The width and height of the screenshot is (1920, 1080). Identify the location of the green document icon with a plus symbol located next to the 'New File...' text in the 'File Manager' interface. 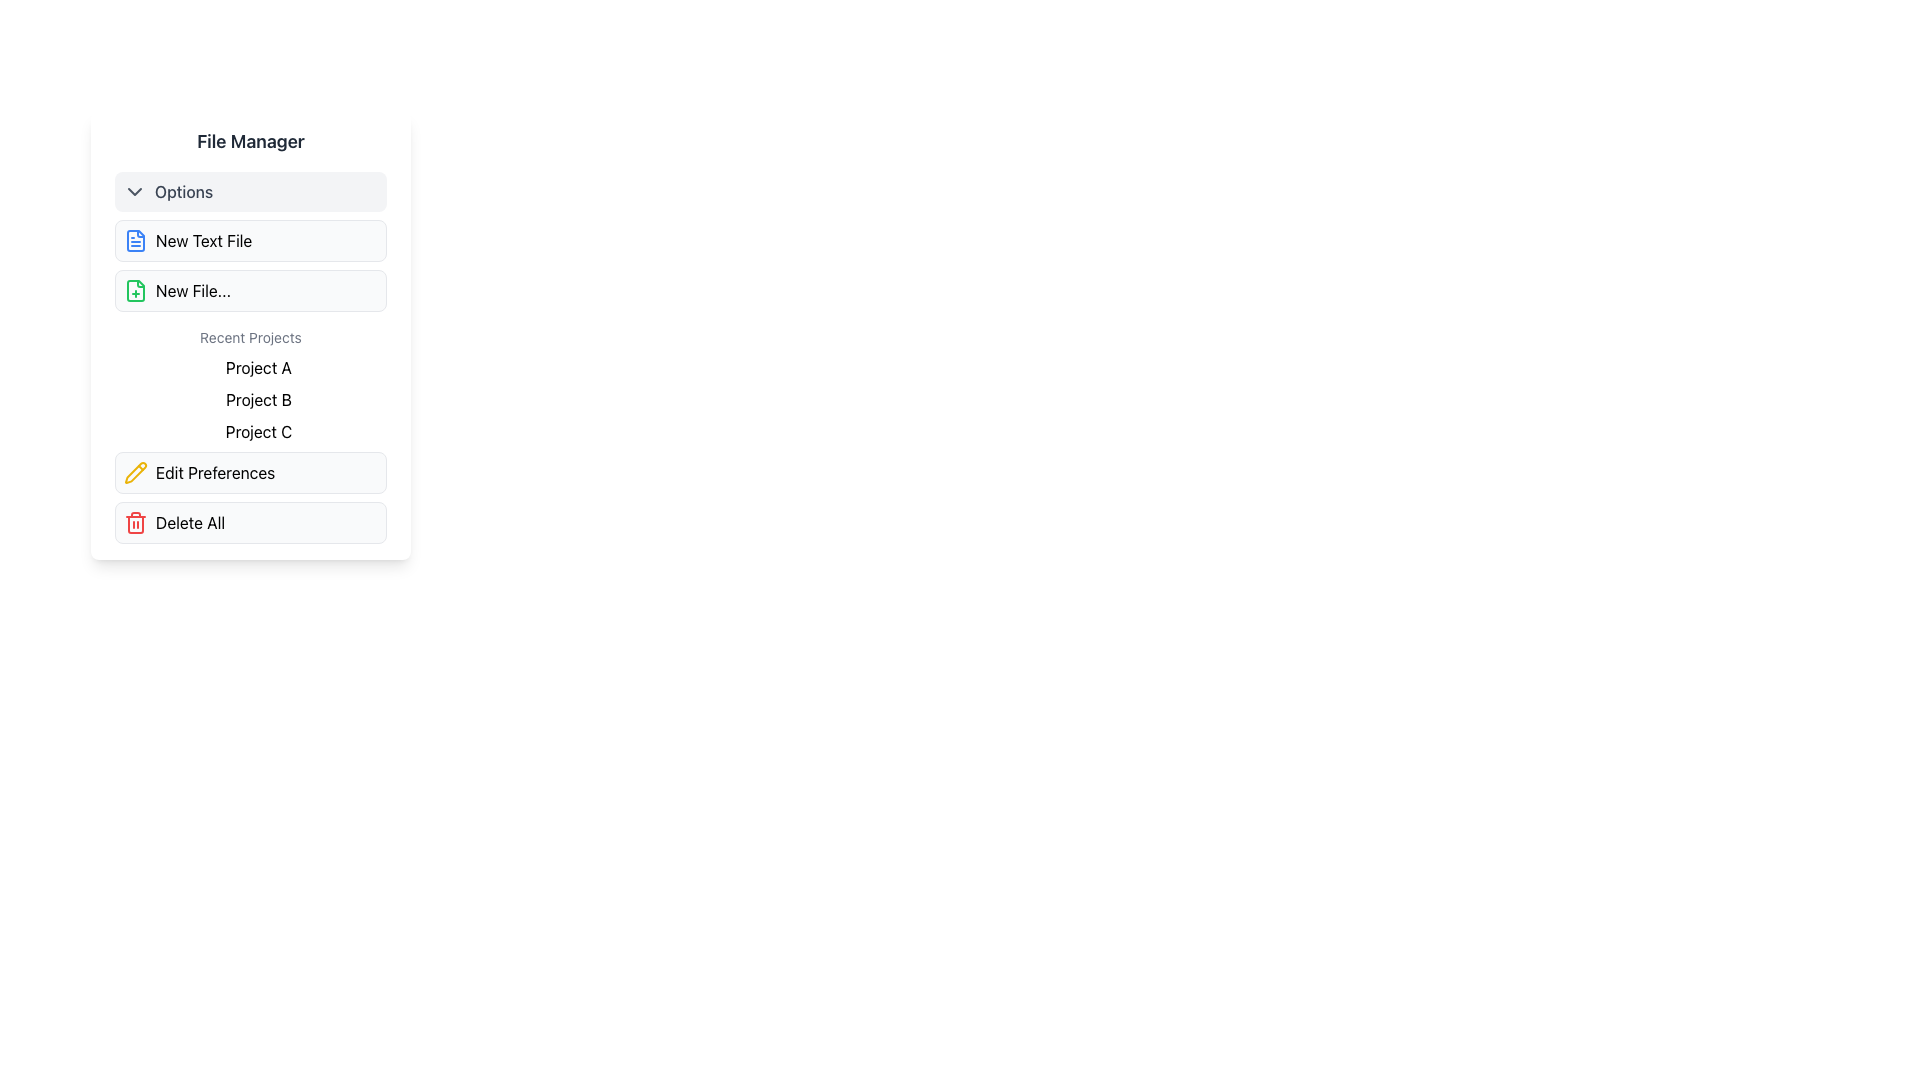
(134, 290).